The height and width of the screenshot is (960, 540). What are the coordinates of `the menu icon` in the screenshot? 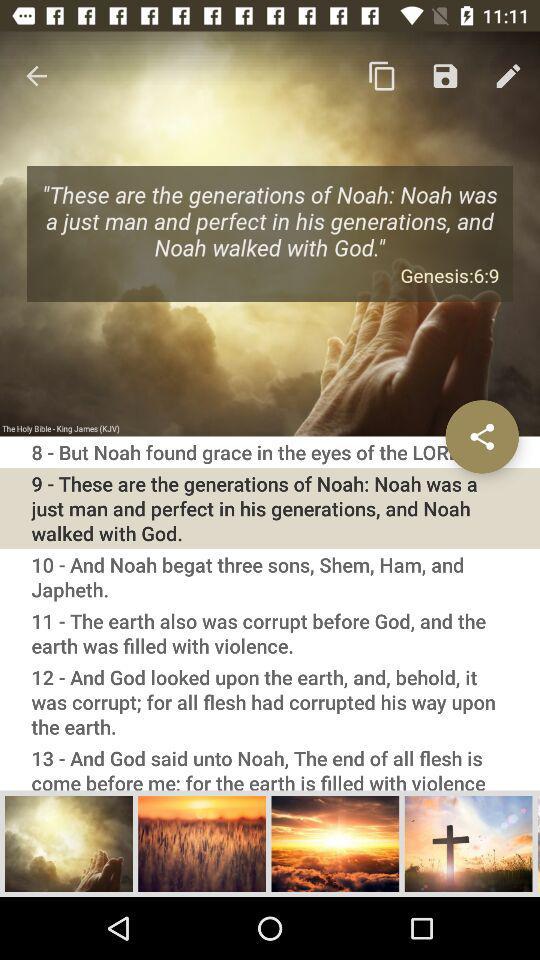 It's located at (538, 842).